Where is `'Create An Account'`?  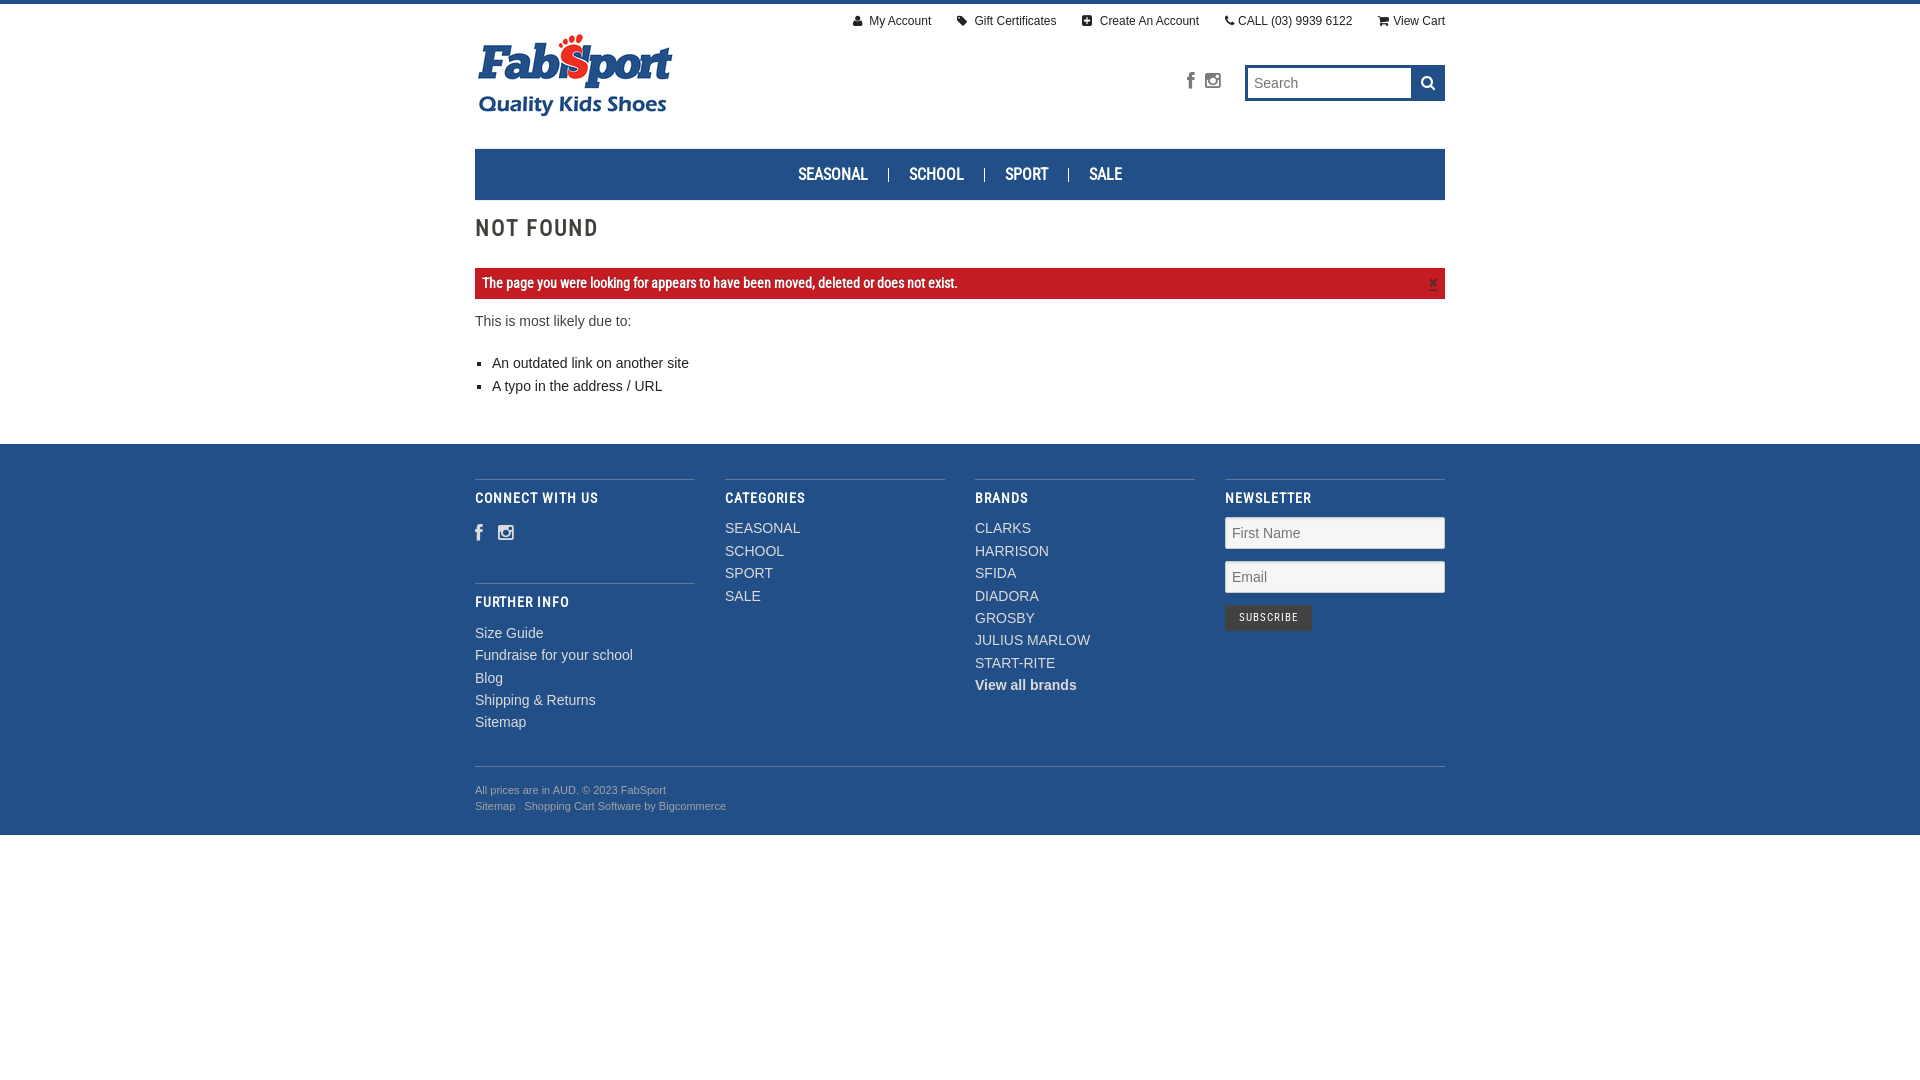 'Create An Account' is located at coordinates (1080, 21).